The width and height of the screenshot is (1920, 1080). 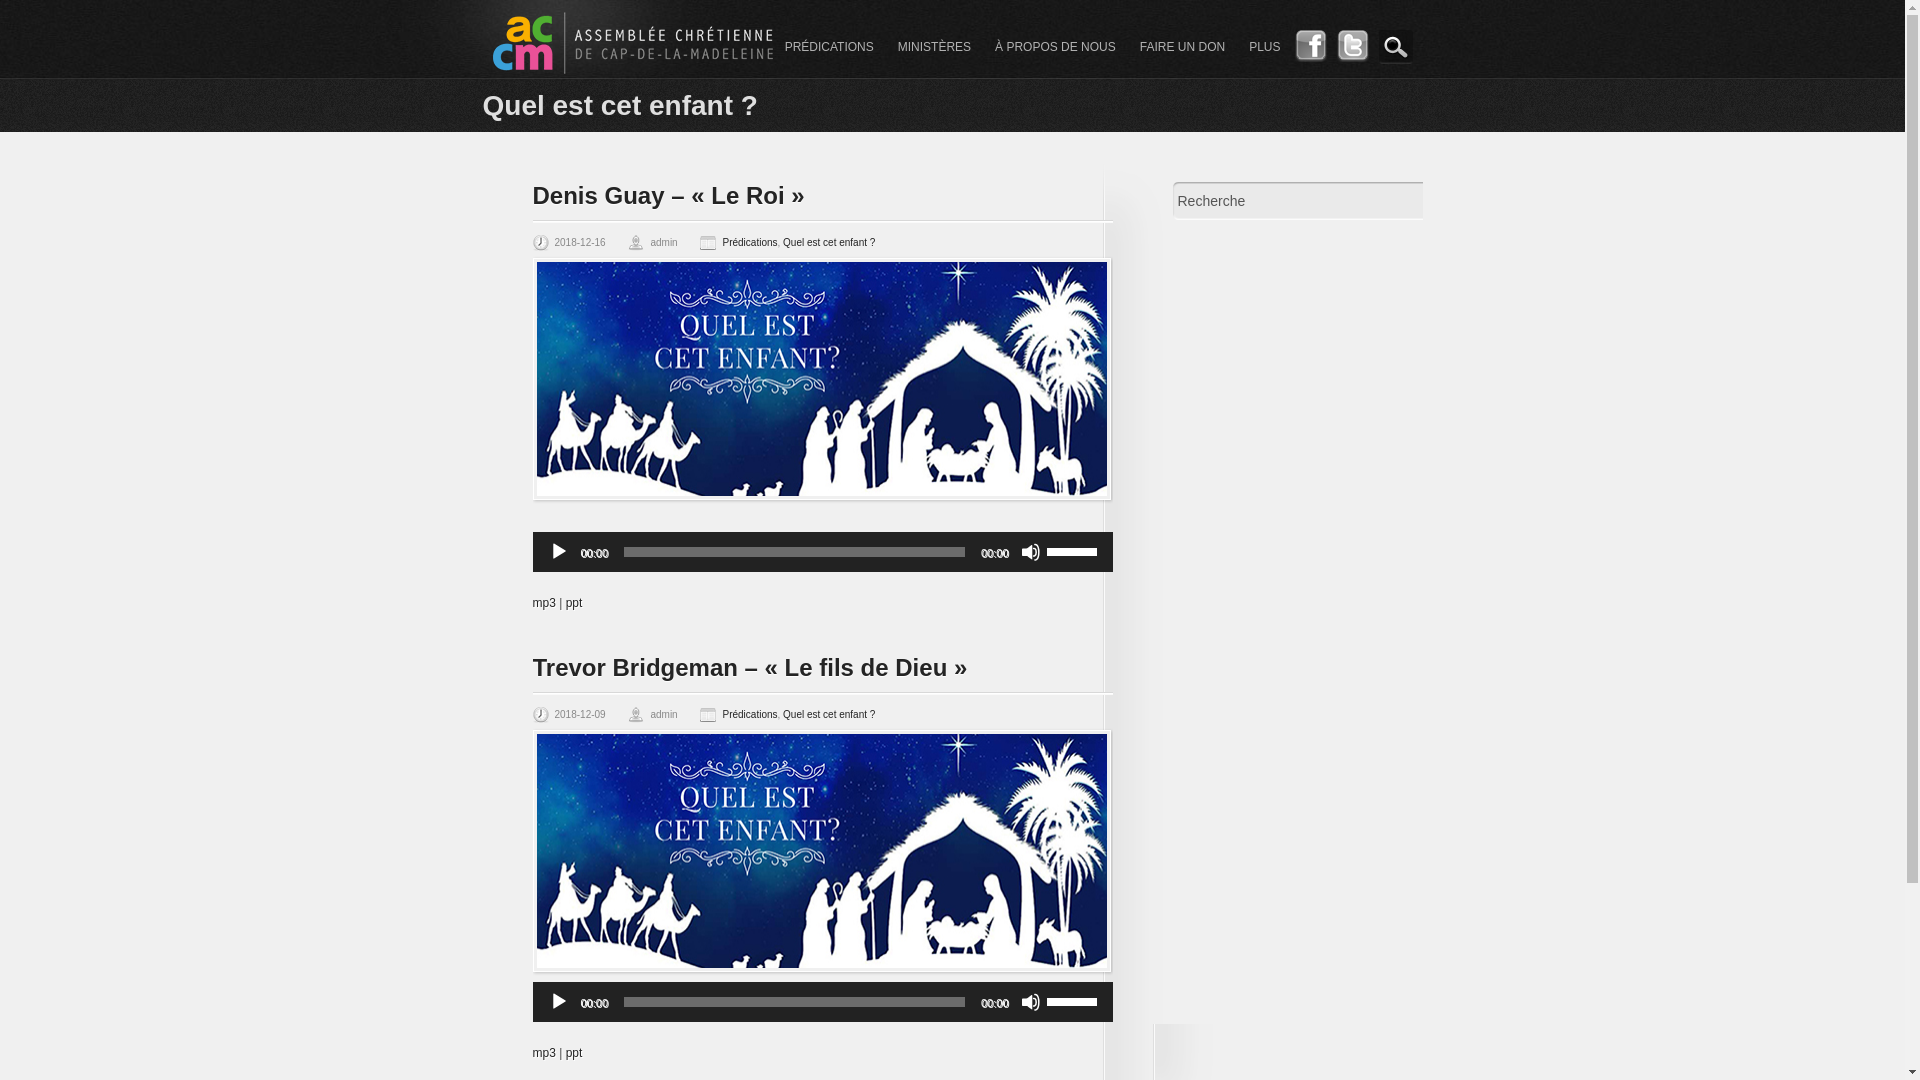 I want to click on 'Quel est cet enfant ?', so click(x=829, y=241).